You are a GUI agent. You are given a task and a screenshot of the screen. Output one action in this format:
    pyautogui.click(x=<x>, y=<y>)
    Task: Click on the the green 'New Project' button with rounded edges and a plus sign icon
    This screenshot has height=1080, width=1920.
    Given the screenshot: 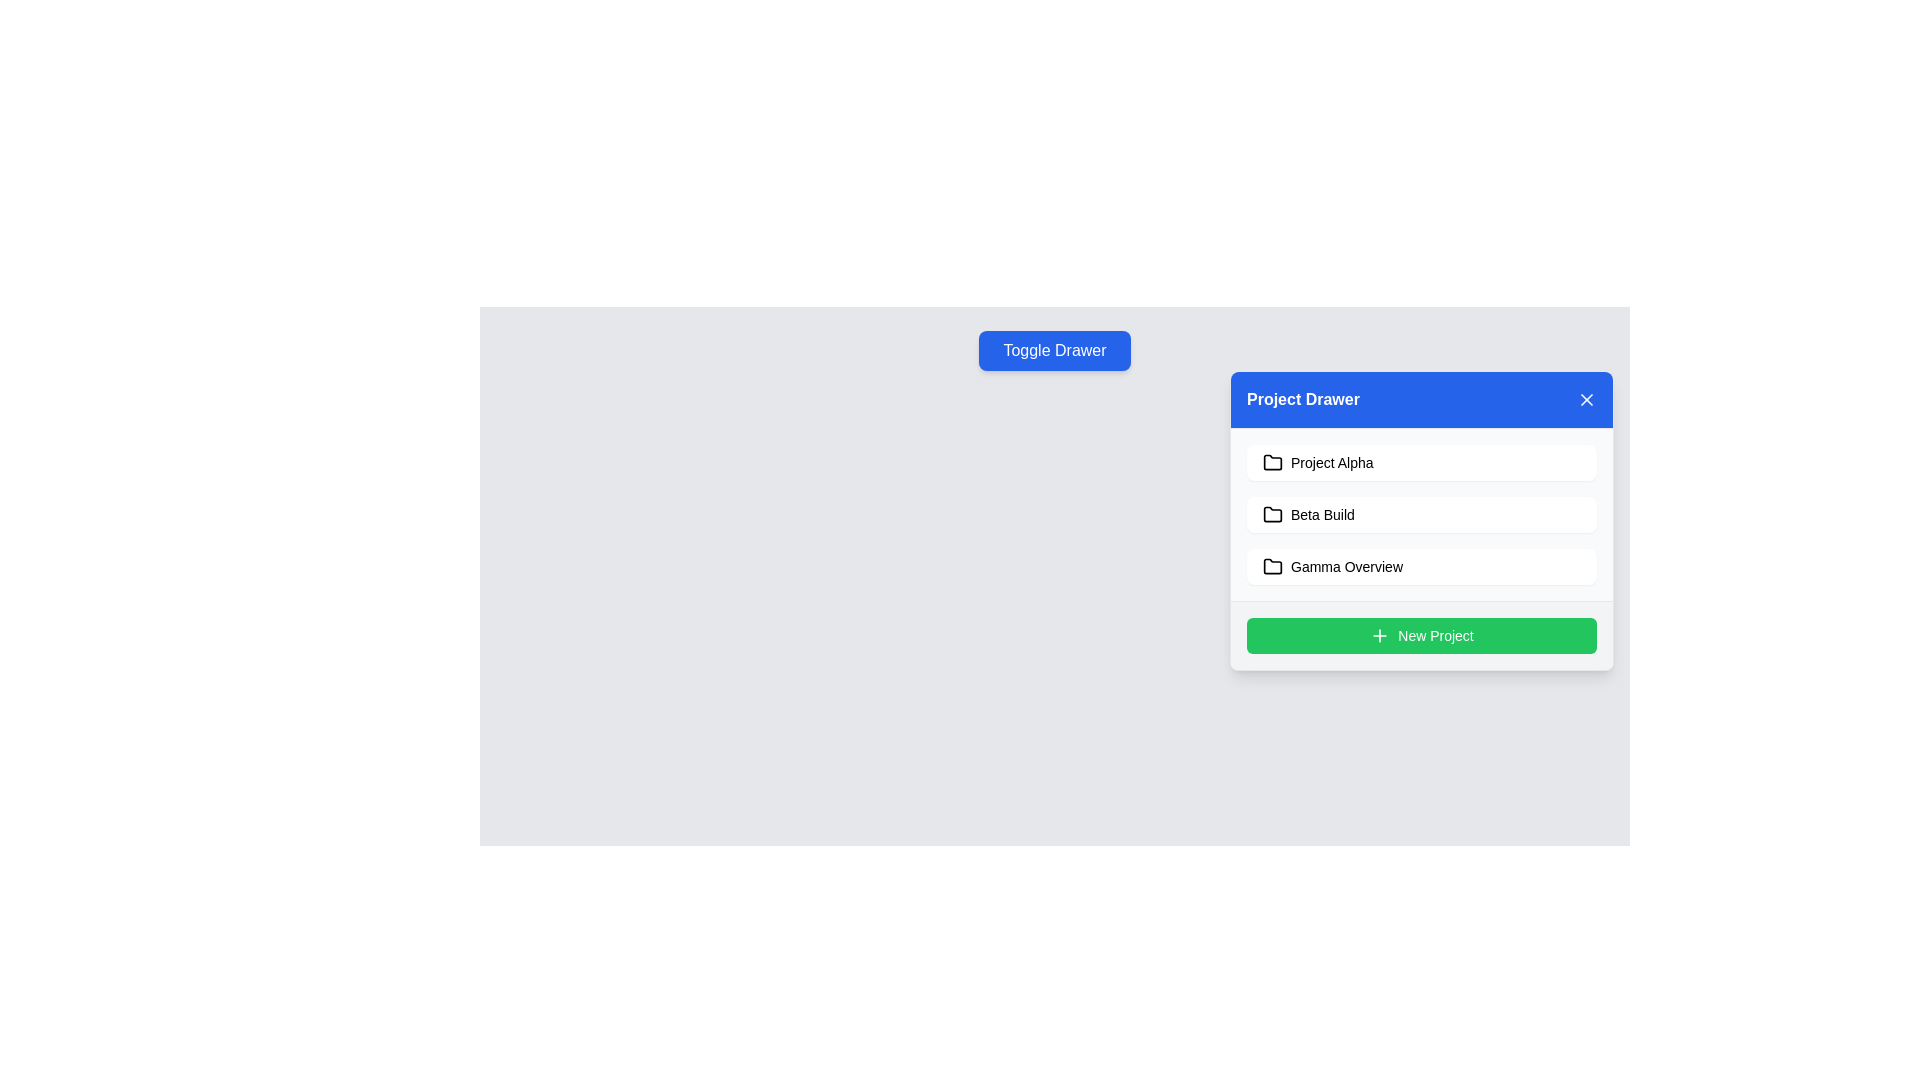 What is the action you would take?
    pyautogui.click(x=1420, y=636)
    